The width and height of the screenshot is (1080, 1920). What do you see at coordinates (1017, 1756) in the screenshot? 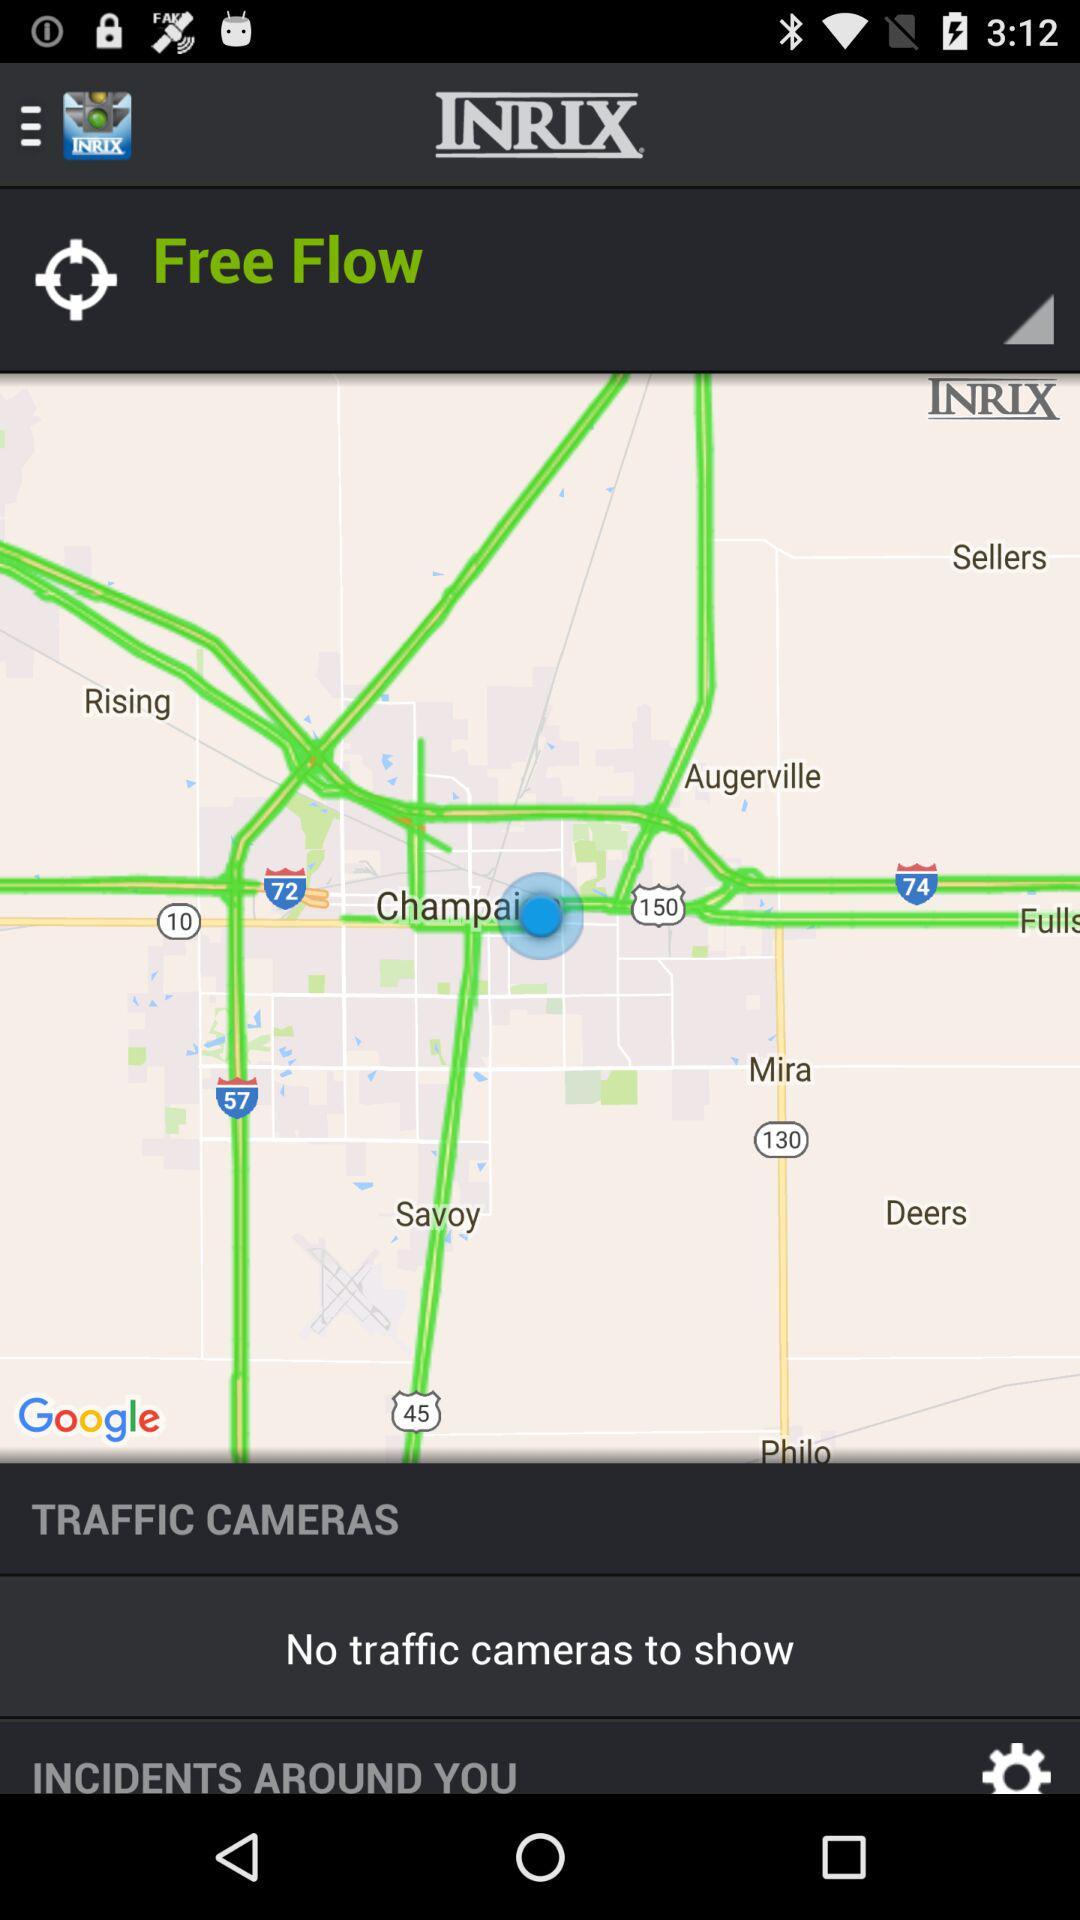
I see `settings` at bounding box center [1017, 1756].